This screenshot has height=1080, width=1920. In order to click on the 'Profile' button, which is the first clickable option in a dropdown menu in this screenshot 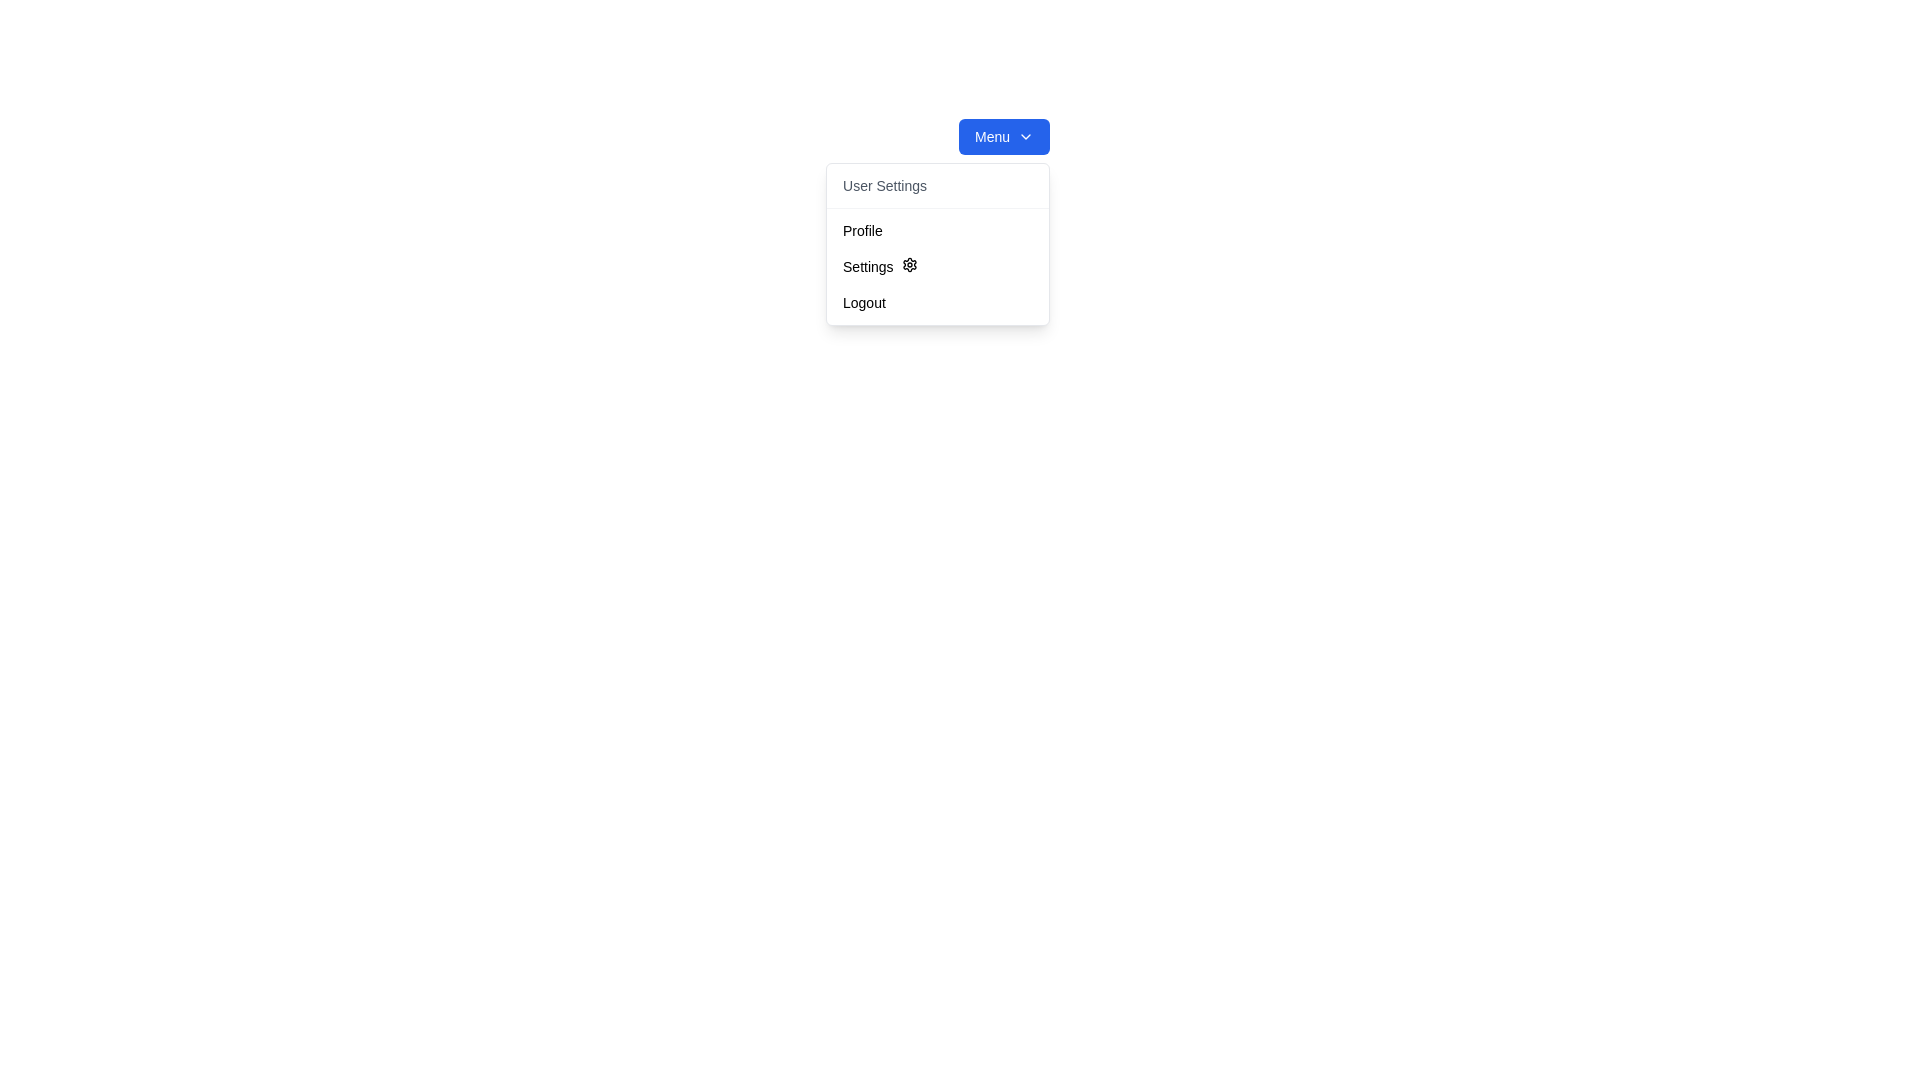, I will do `click(937, 230)`.